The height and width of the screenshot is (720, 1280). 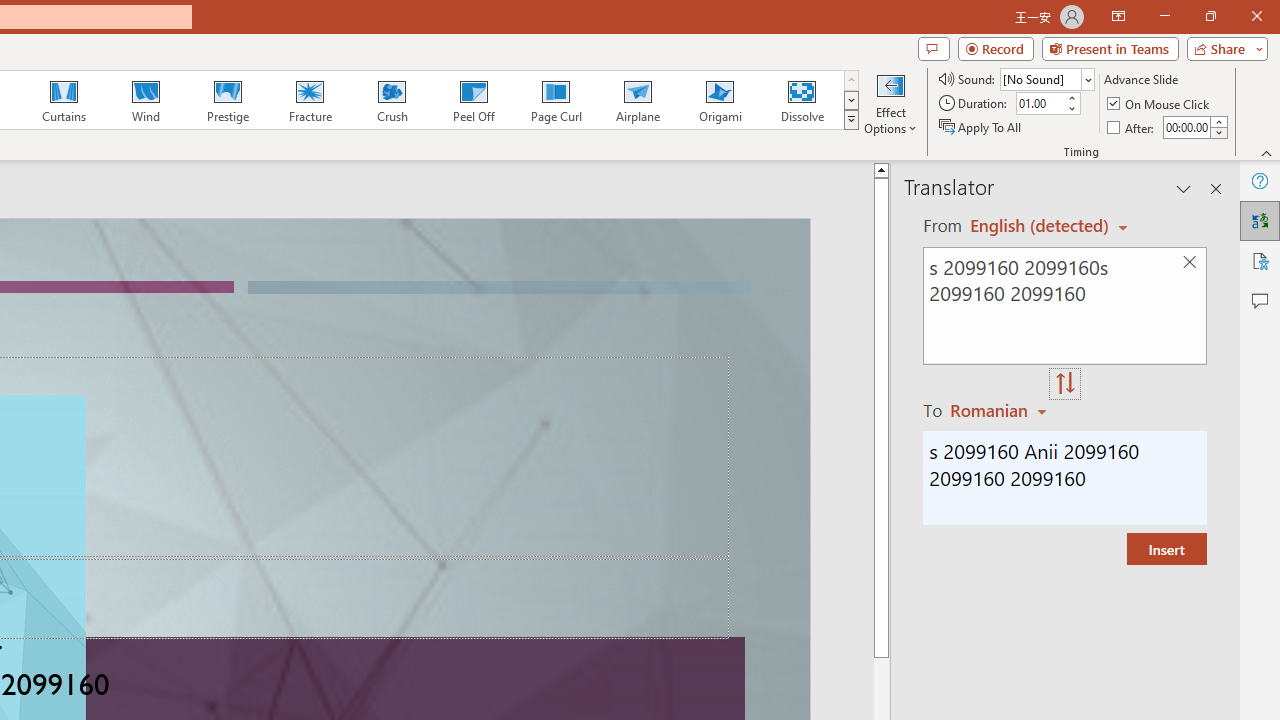 What do you see at coordinates (308, 100) in the screenshot?
I see `'Fracture'` at bounding box center [308, 100].